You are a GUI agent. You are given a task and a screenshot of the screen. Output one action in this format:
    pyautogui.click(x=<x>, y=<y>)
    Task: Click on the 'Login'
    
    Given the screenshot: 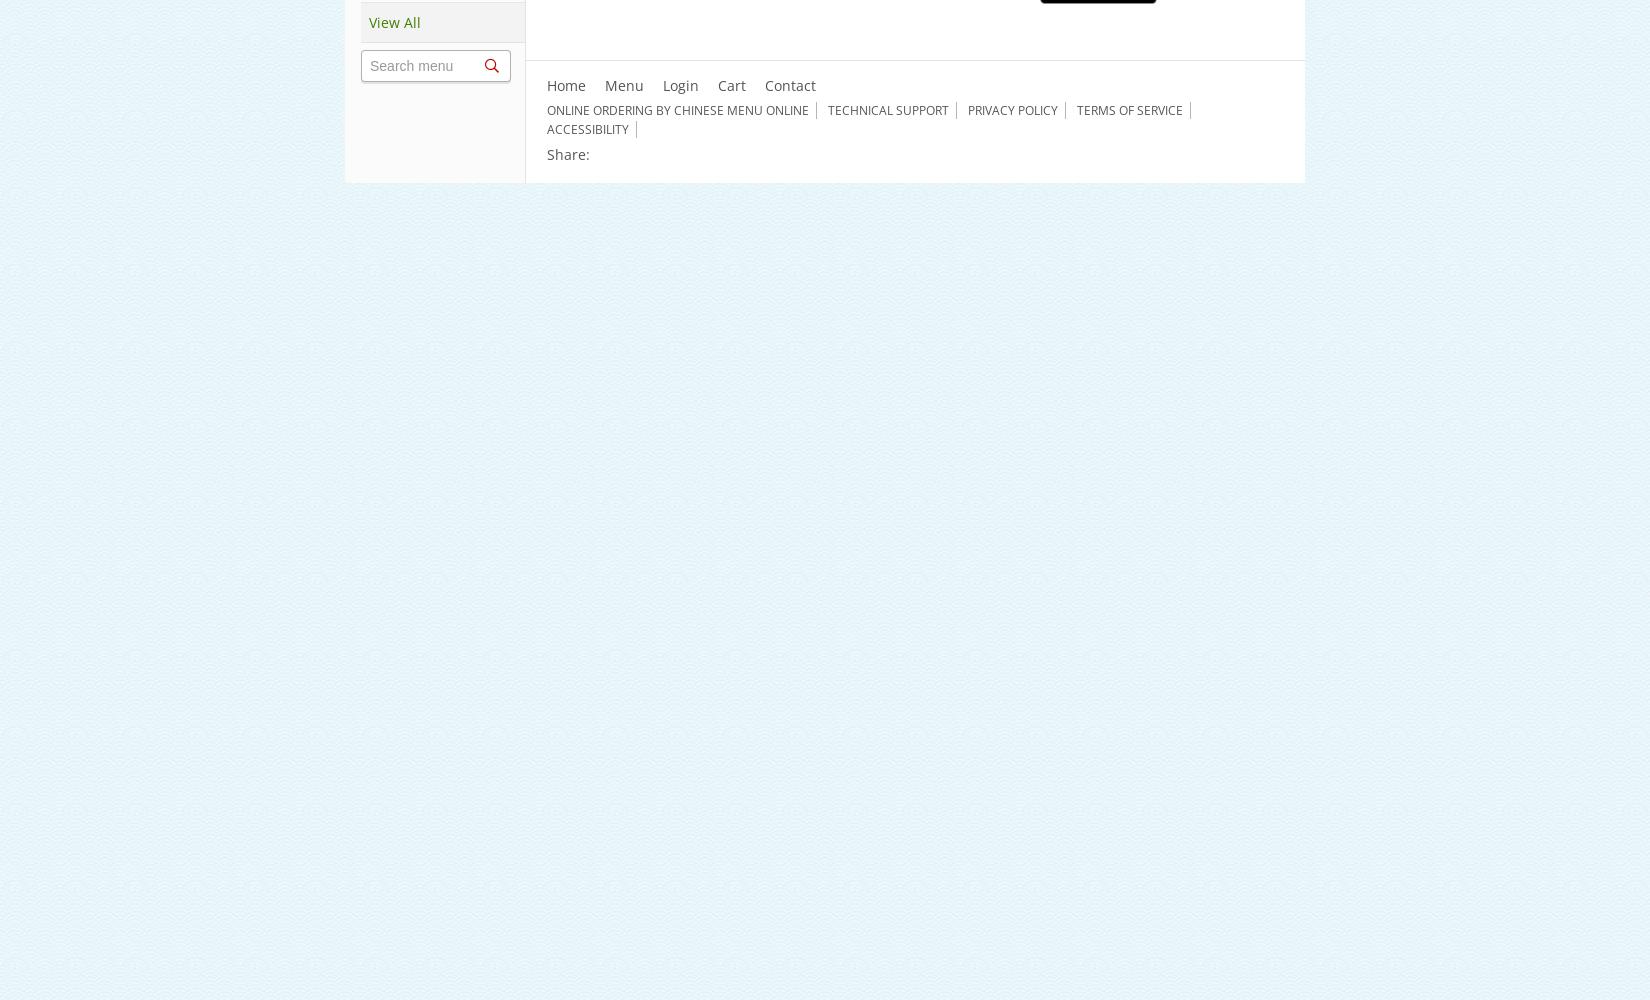 What is the action you would take?
    pyautogui.click(x=678, y=84)
    